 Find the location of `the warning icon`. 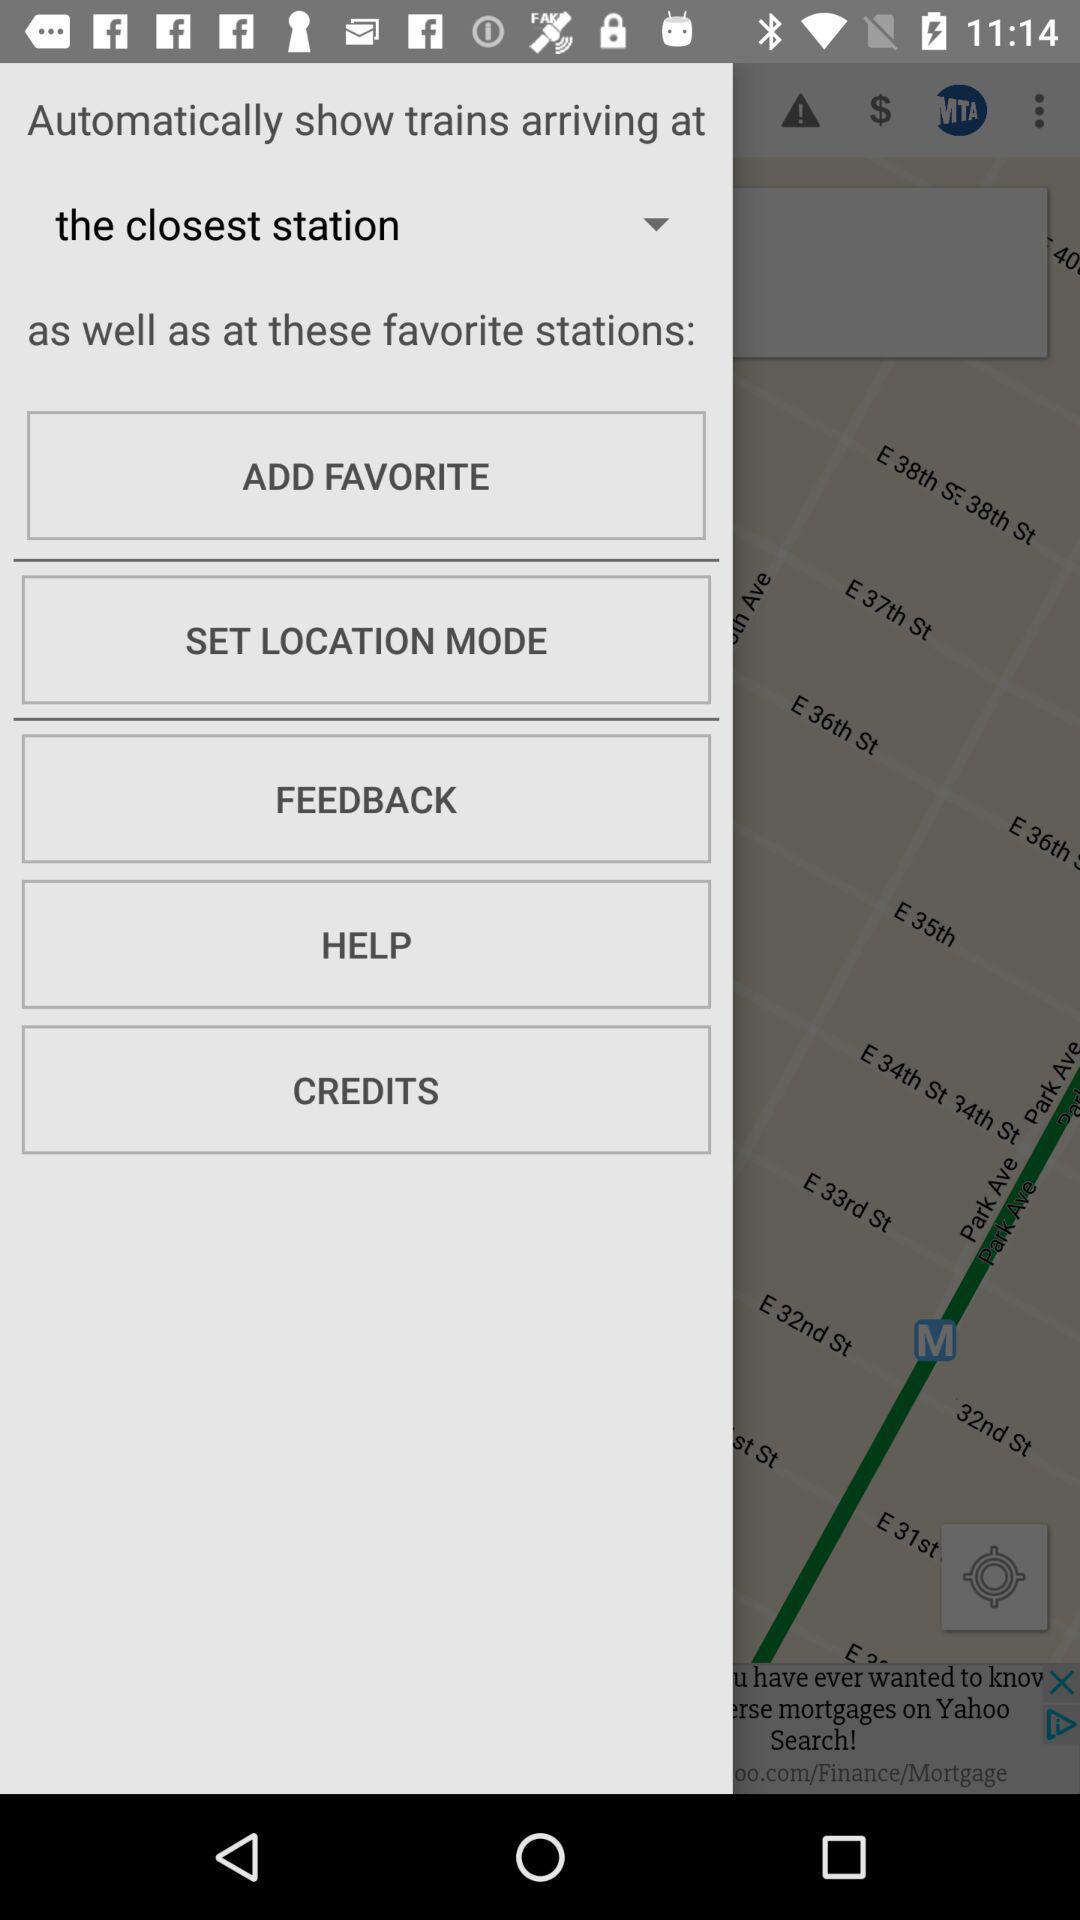

the warning icon is located at coordinates (800, 109).